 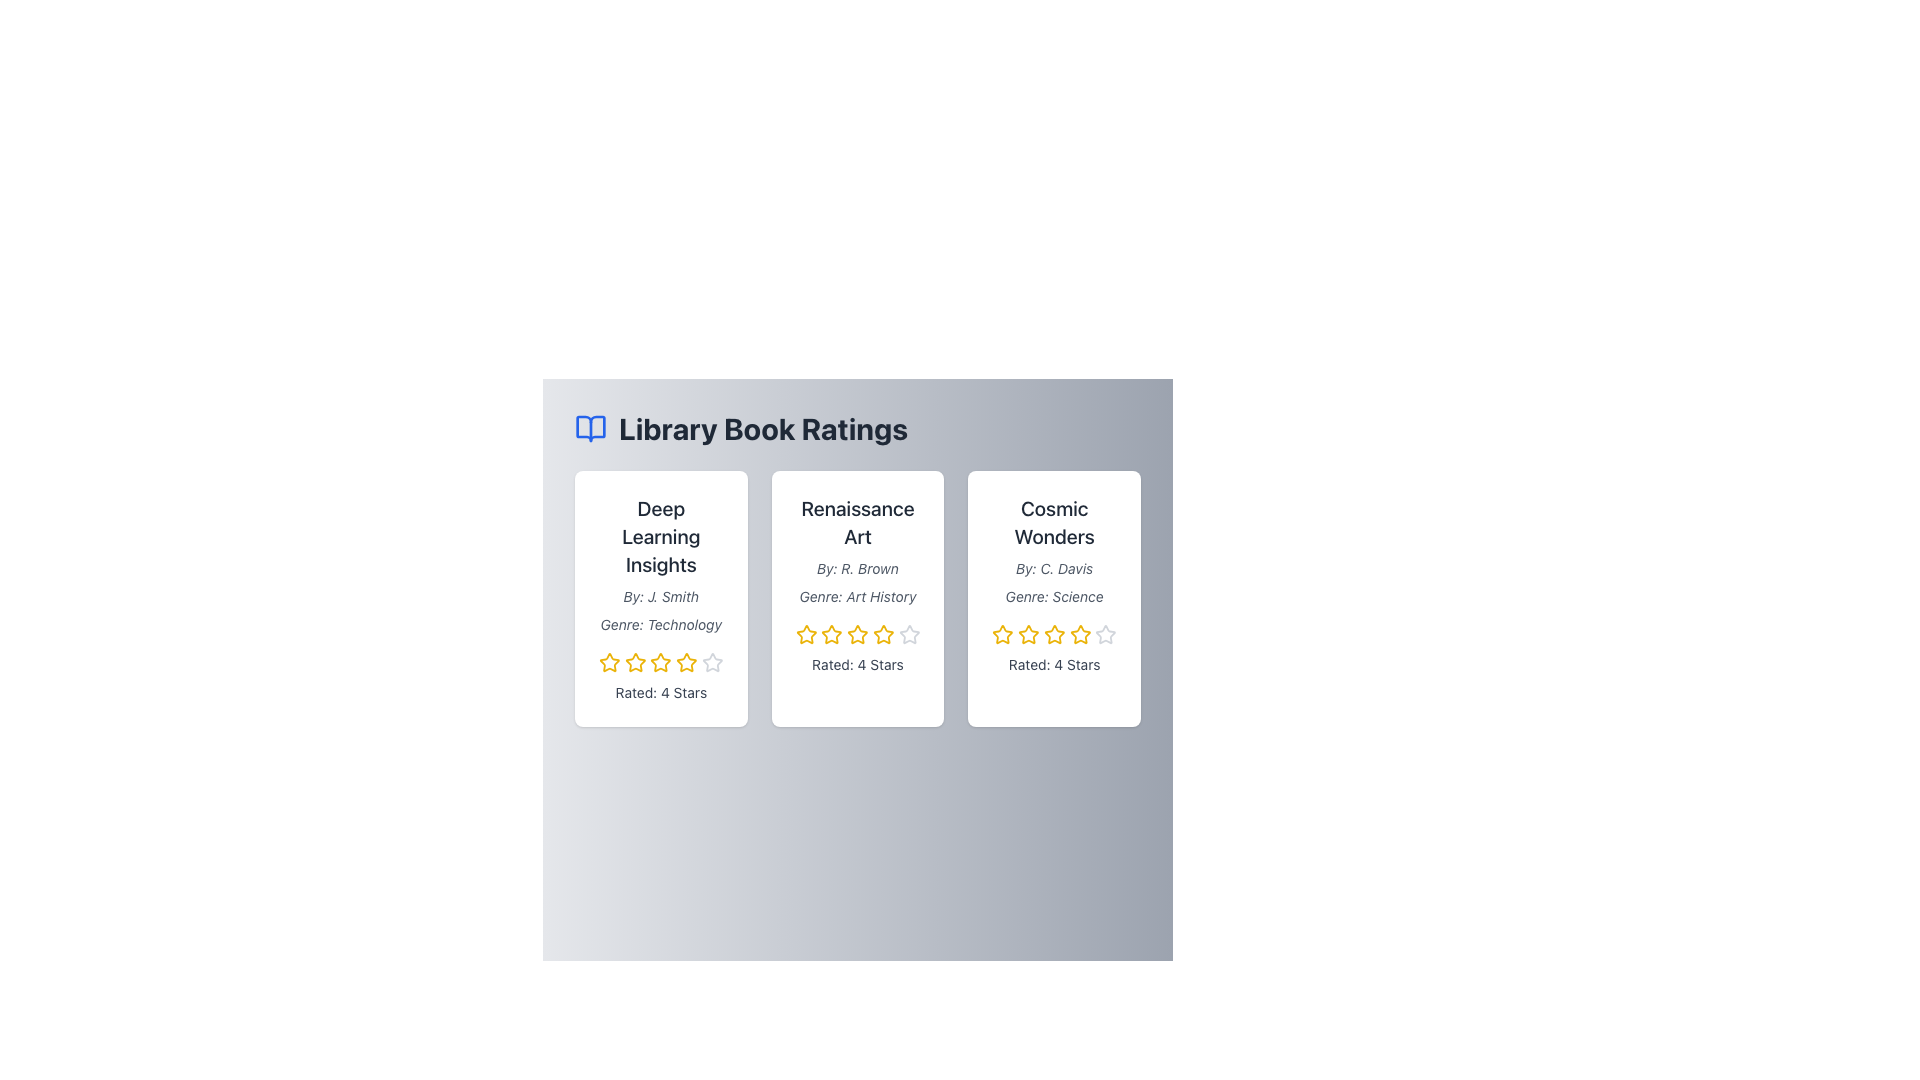 I want to click on the fourth star-shaped rating icon with a yellow outline in the 'Deep Learning Insights' card, so click(x=686, y=662).